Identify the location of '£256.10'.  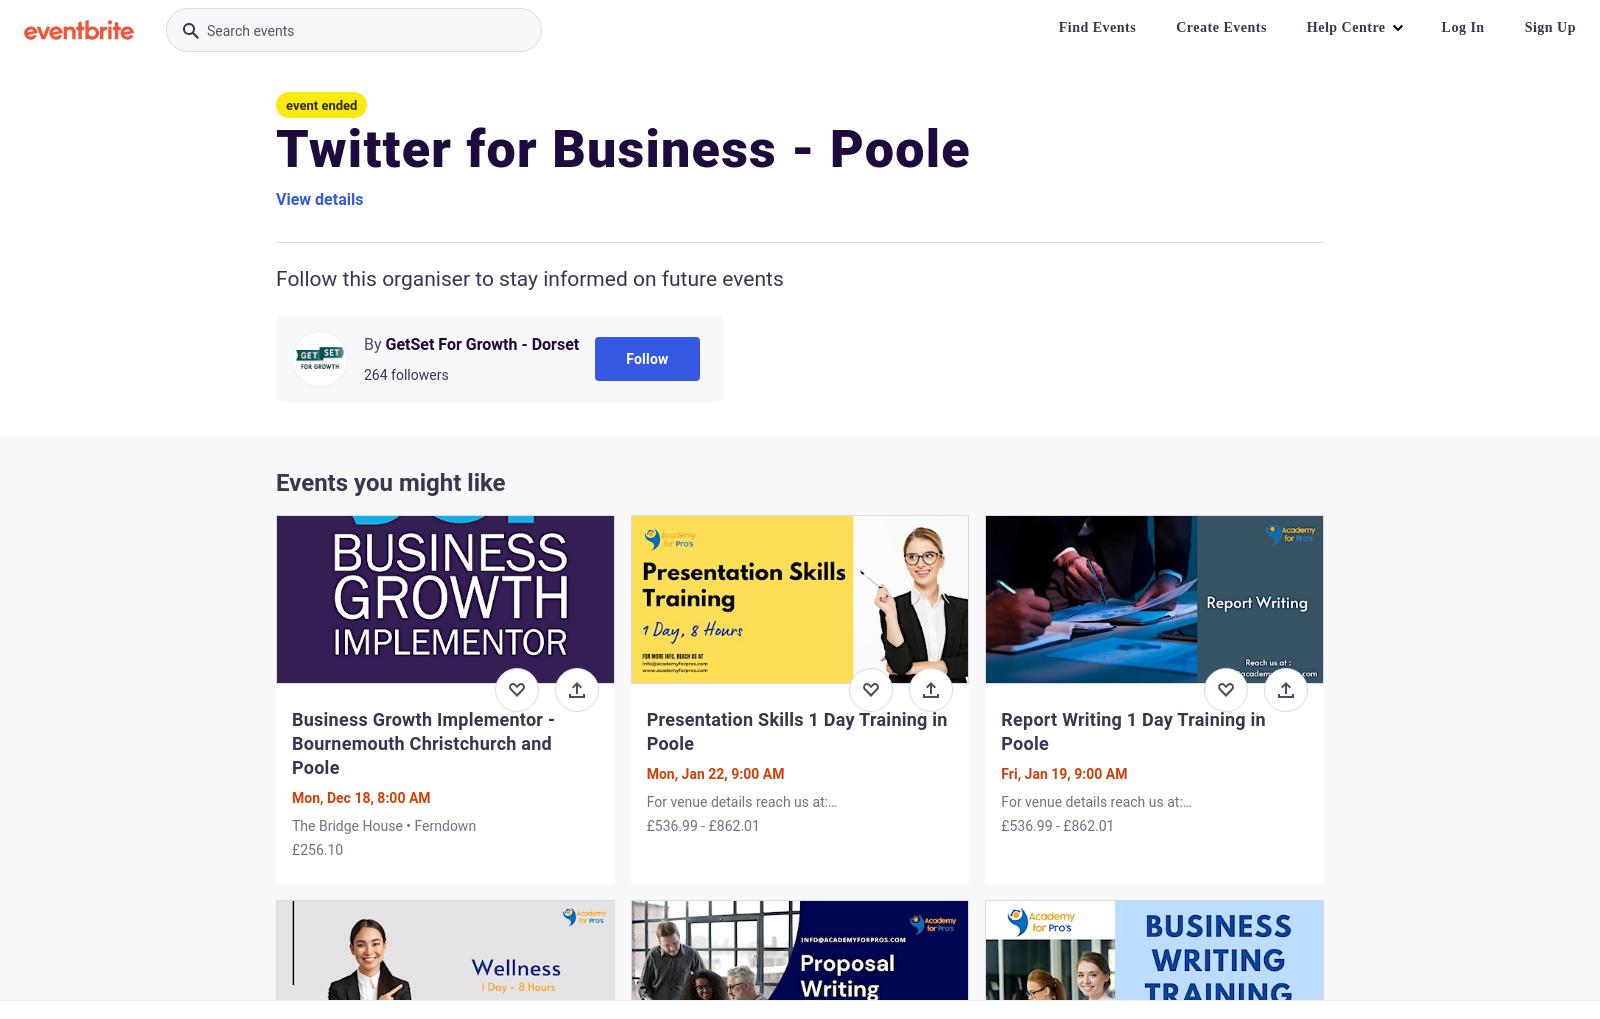
(292, 849).